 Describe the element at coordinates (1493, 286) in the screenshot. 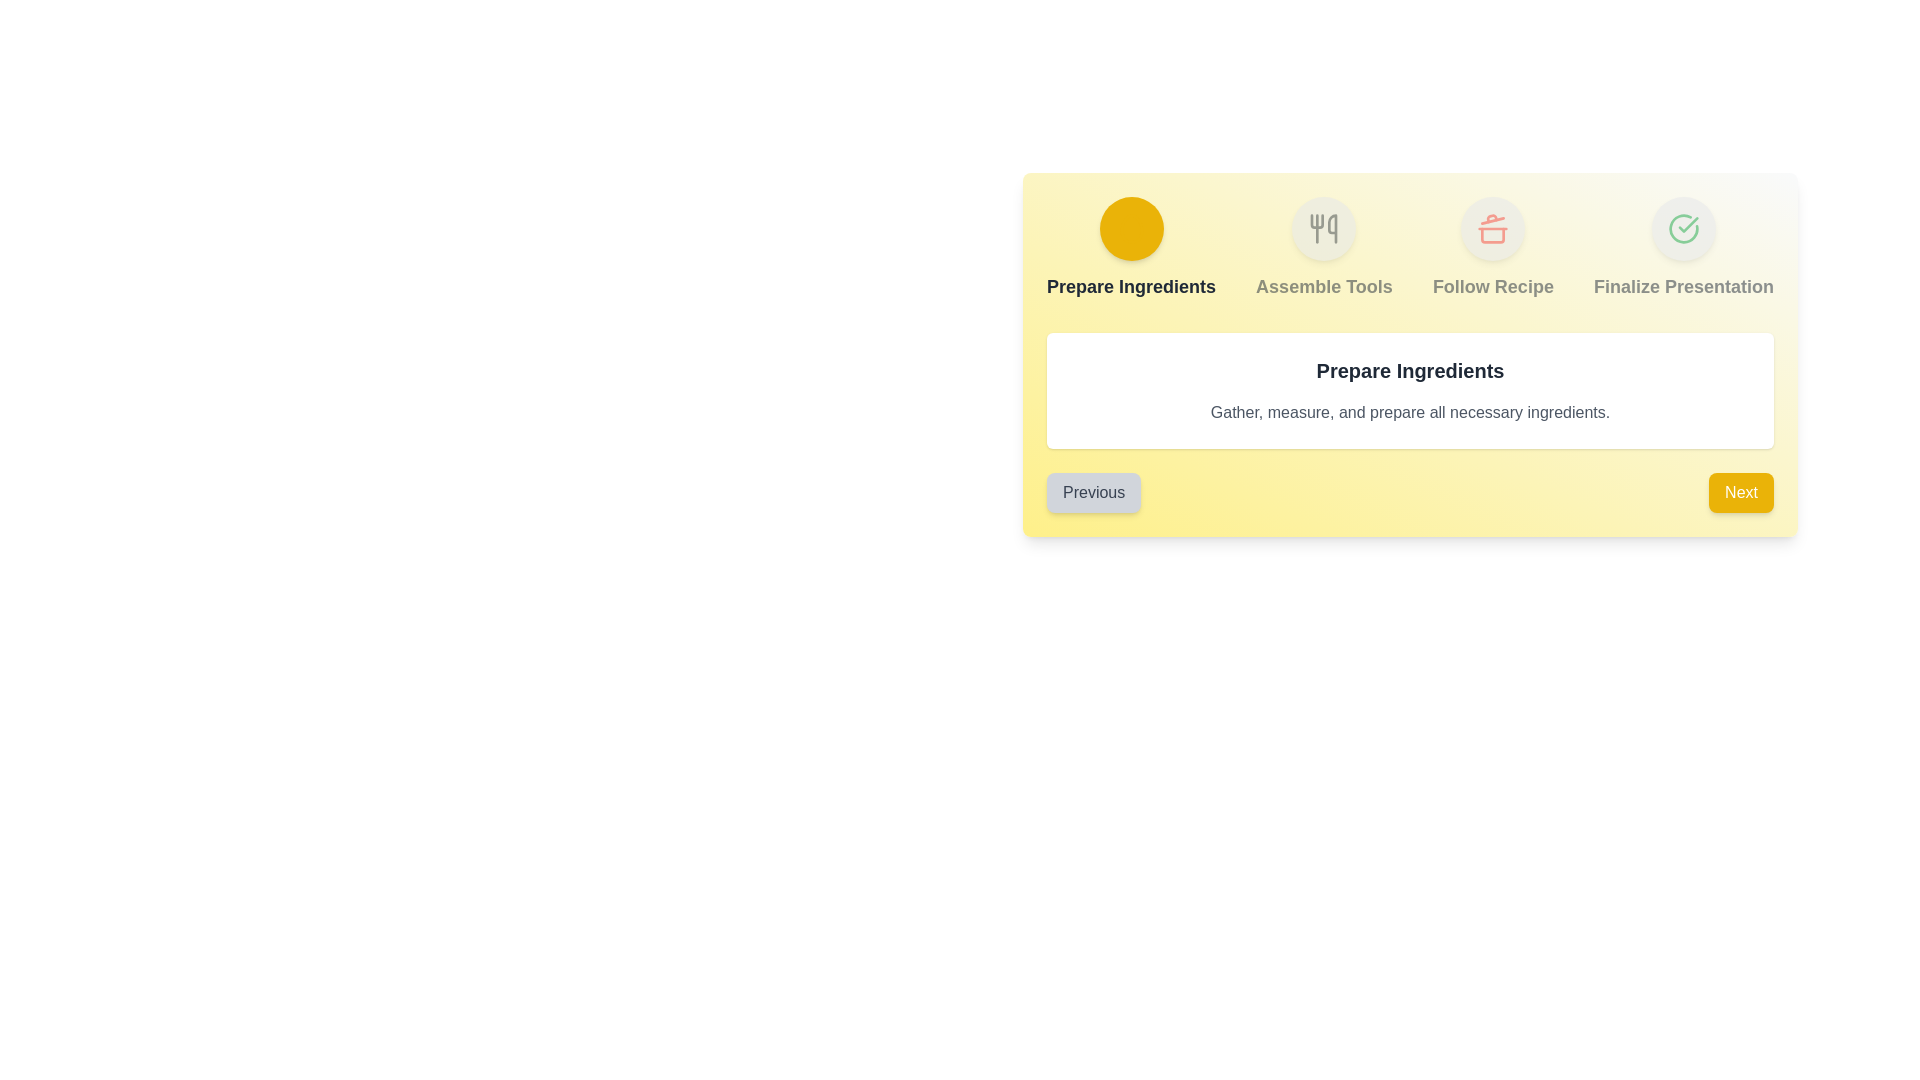

I see `text label displaying 'Follow Recipe' which is positioned below the cooking pot illustration and is part of the instructional sequence` at that location.